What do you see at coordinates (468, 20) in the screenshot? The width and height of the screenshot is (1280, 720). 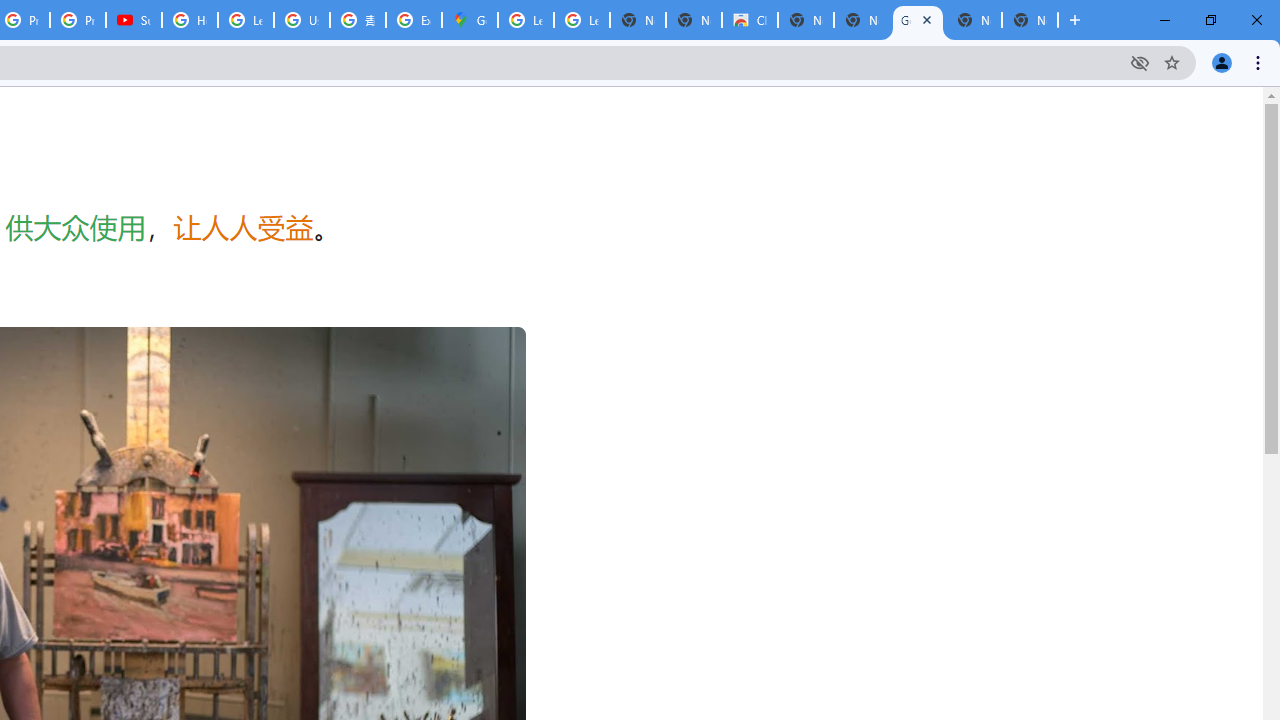 I see `'Google Maps'` at bounding box center [468, 20].